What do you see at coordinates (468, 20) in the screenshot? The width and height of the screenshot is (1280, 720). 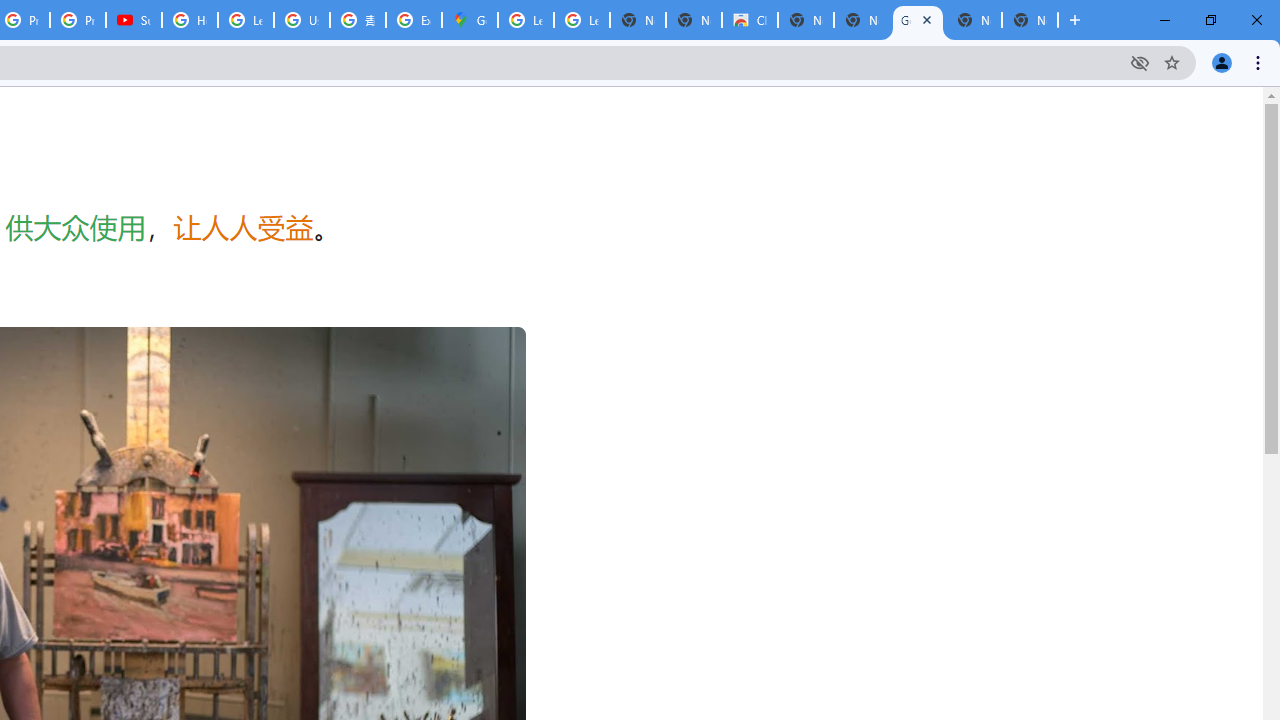 I see `'Google Maps'` at bounding box center [468, 20].